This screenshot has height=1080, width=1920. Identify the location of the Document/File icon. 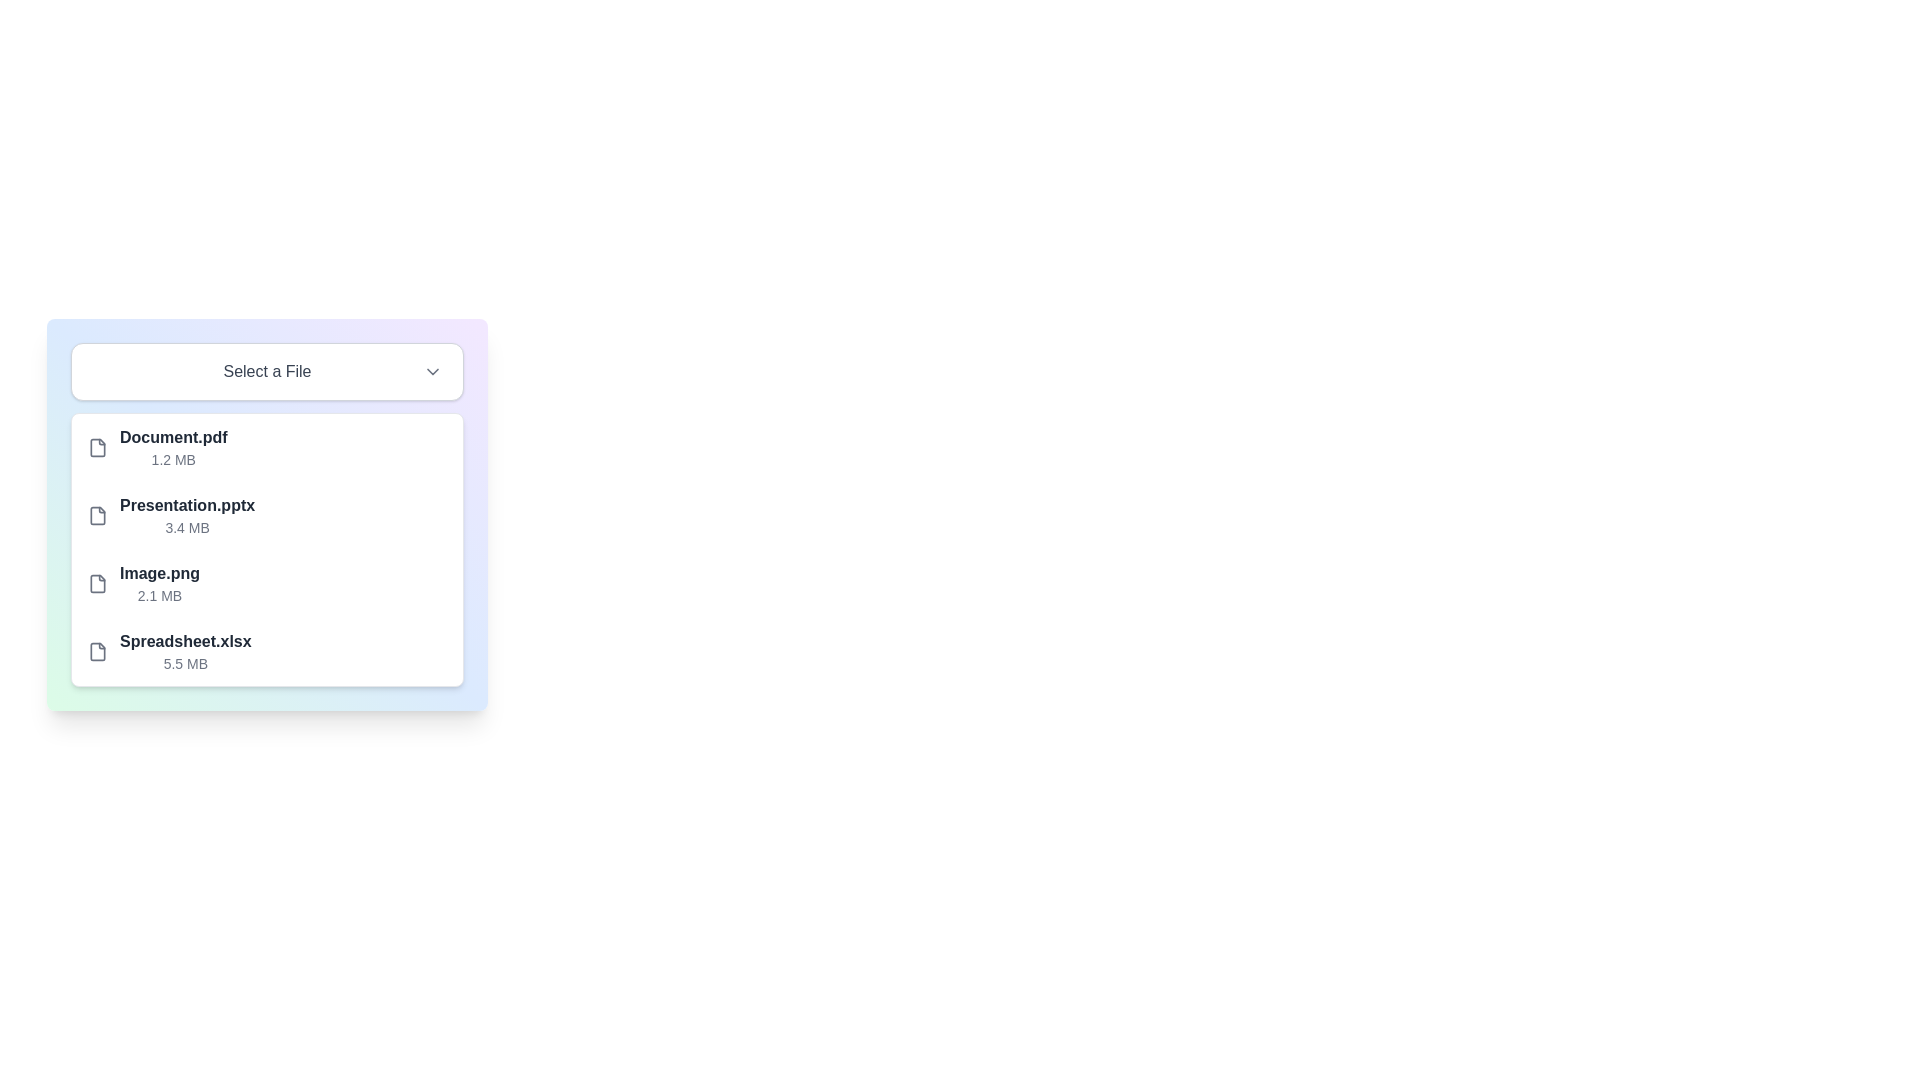
(96, 514).